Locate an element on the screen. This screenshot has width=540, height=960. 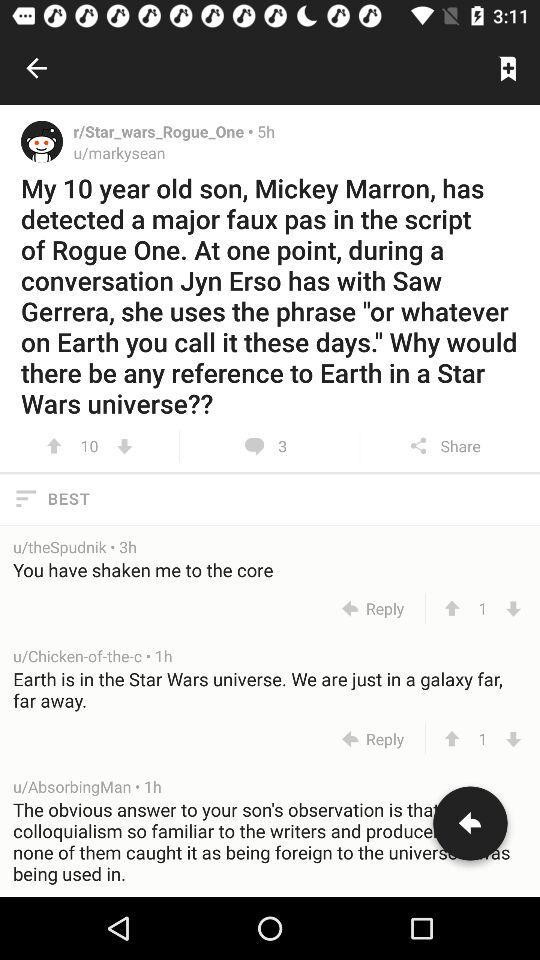
down vote is located at coordinates (513, 738).